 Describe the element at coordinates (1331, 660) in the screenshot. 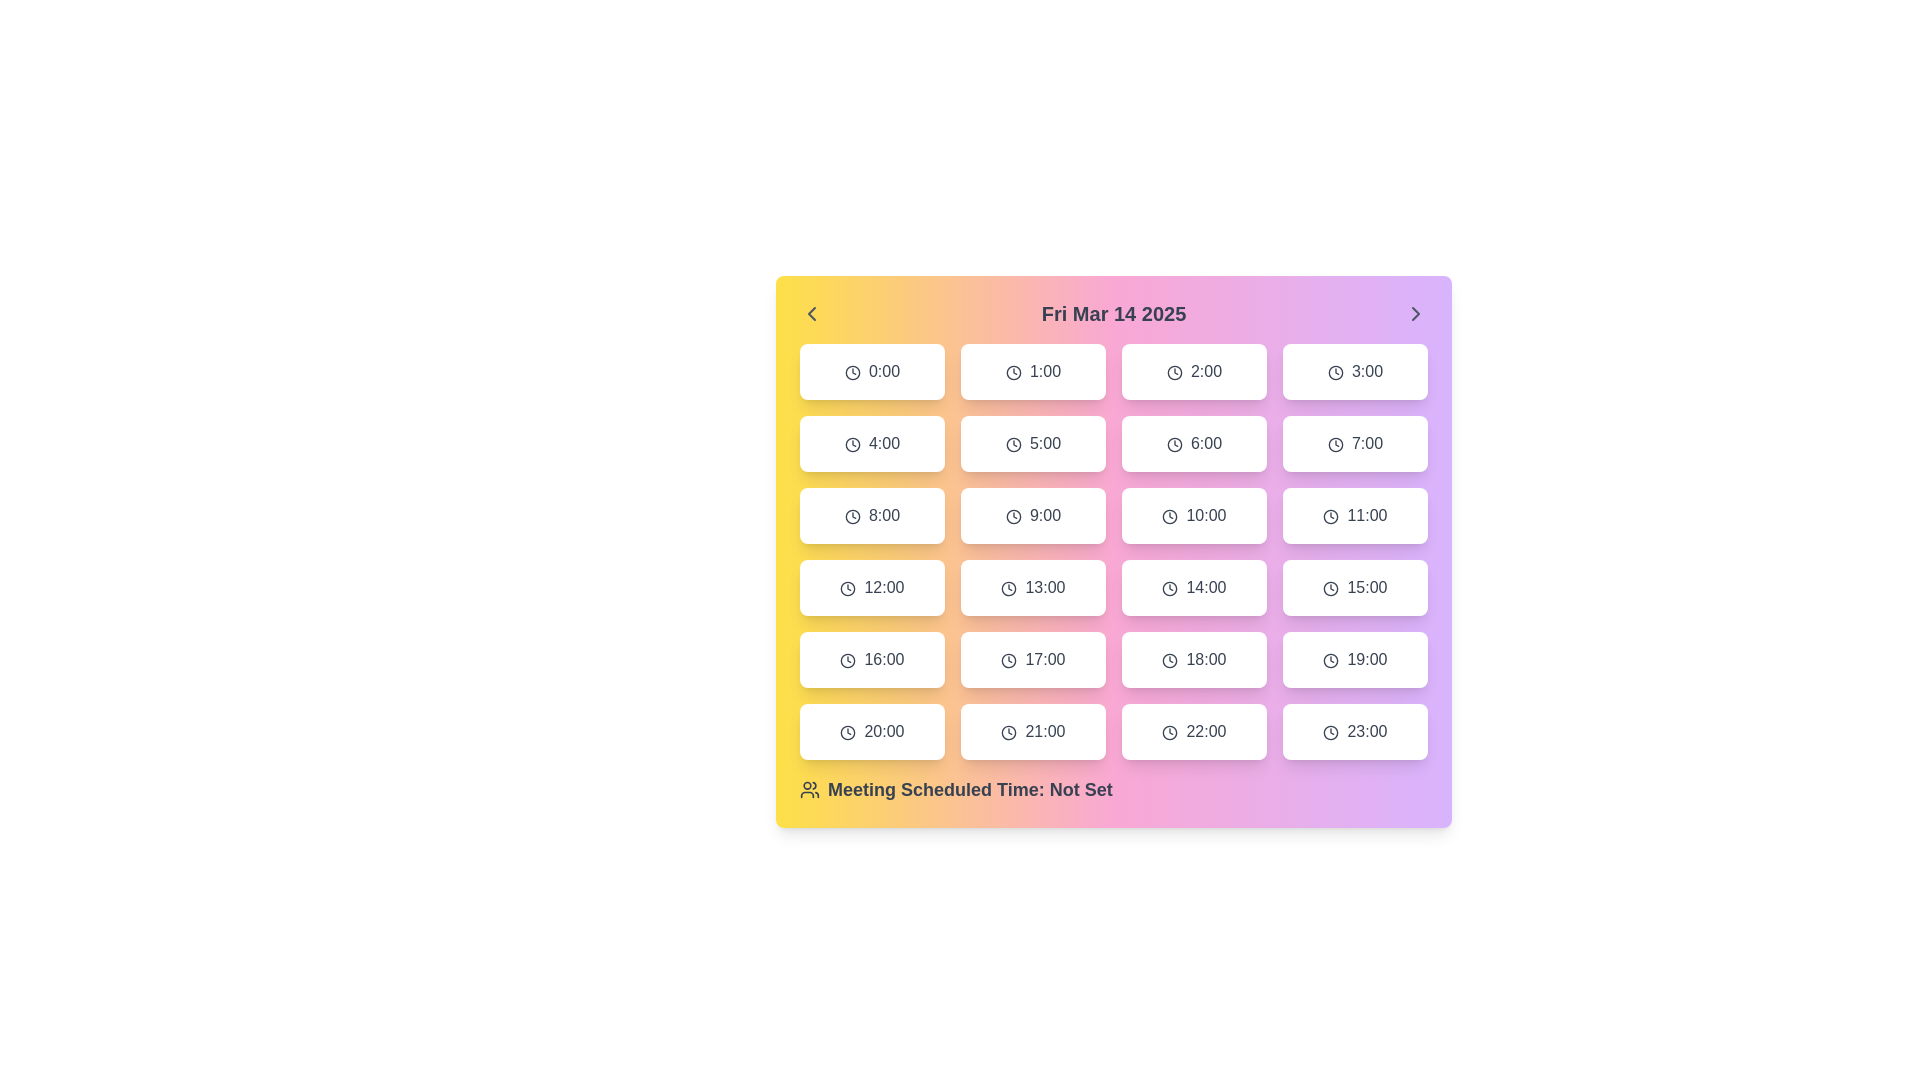

I see `the Circle element within the SVG Clock Icon associated with the time slot labeled '19:00' in the timing grid interface` at that location.